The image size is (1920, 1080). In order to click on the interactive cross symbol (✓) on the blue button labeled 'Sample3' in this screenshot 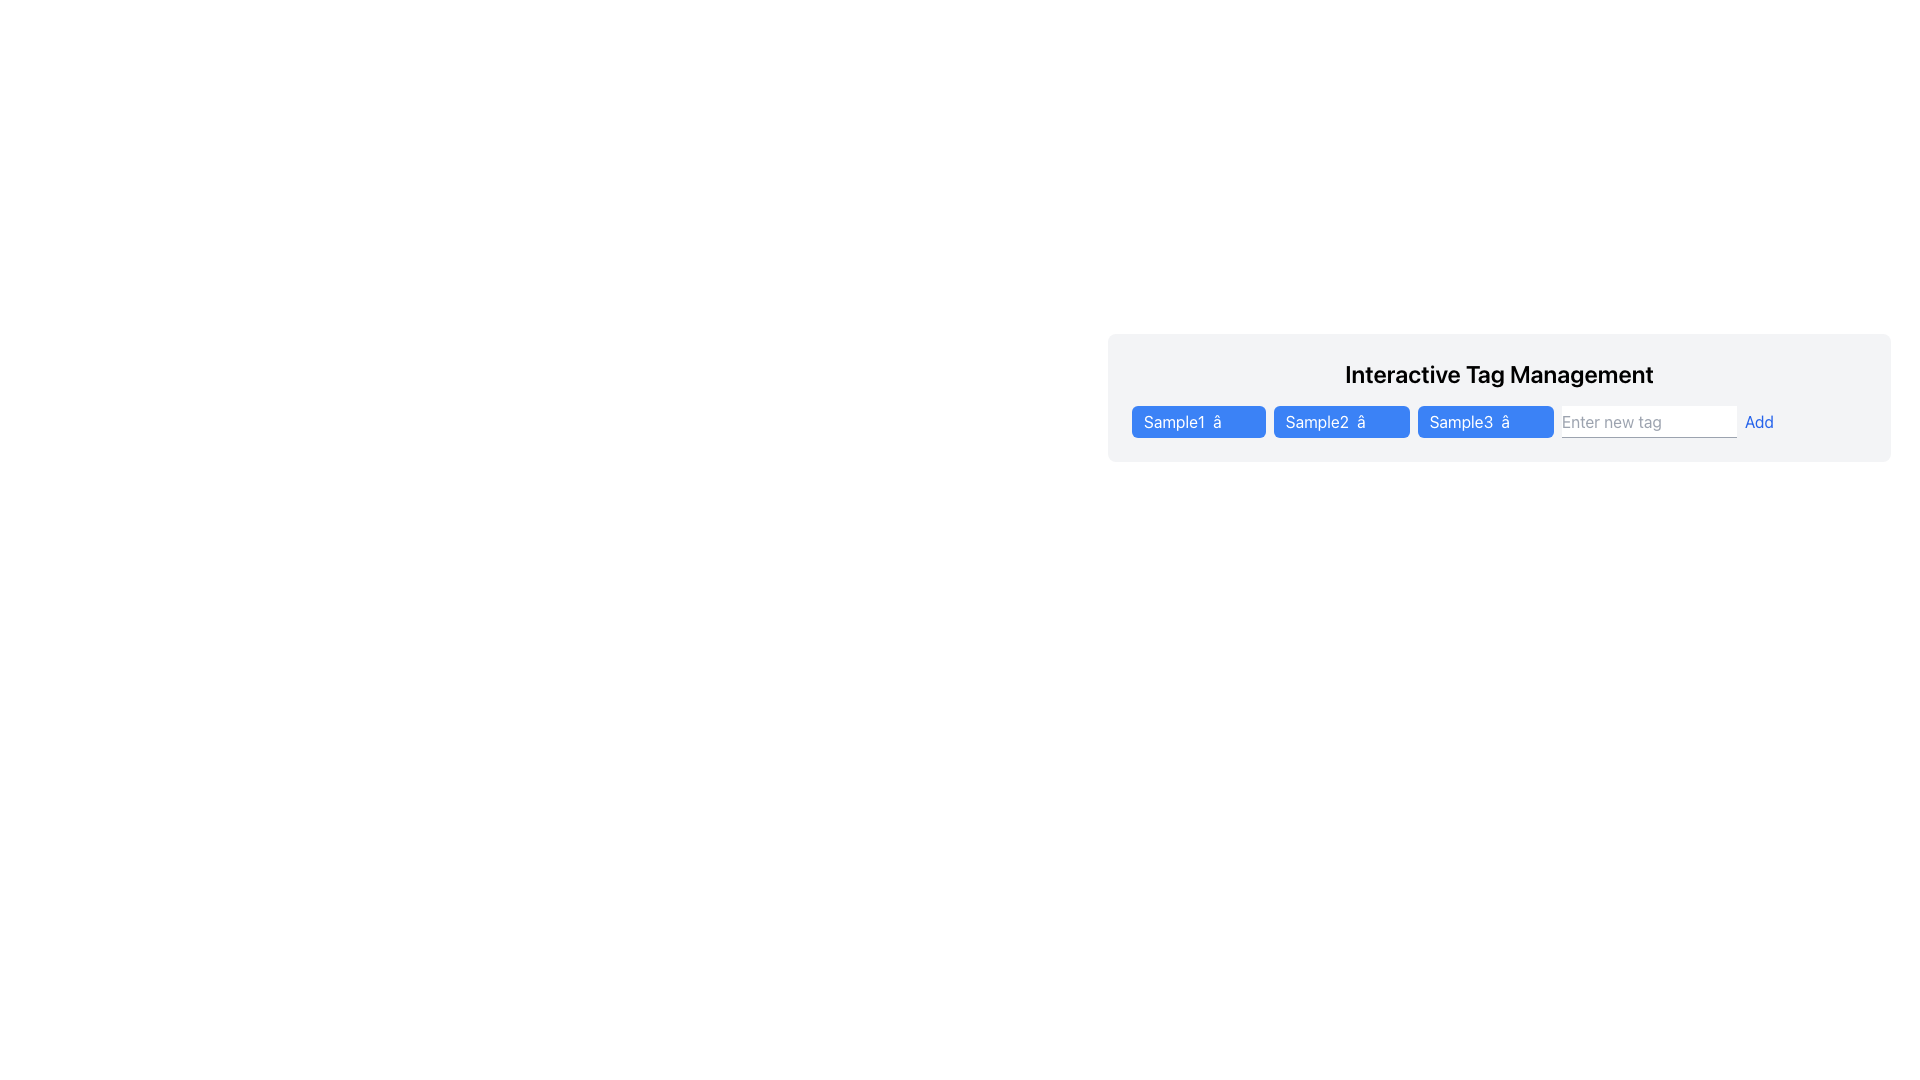, I will do `click(1485, 420)`.